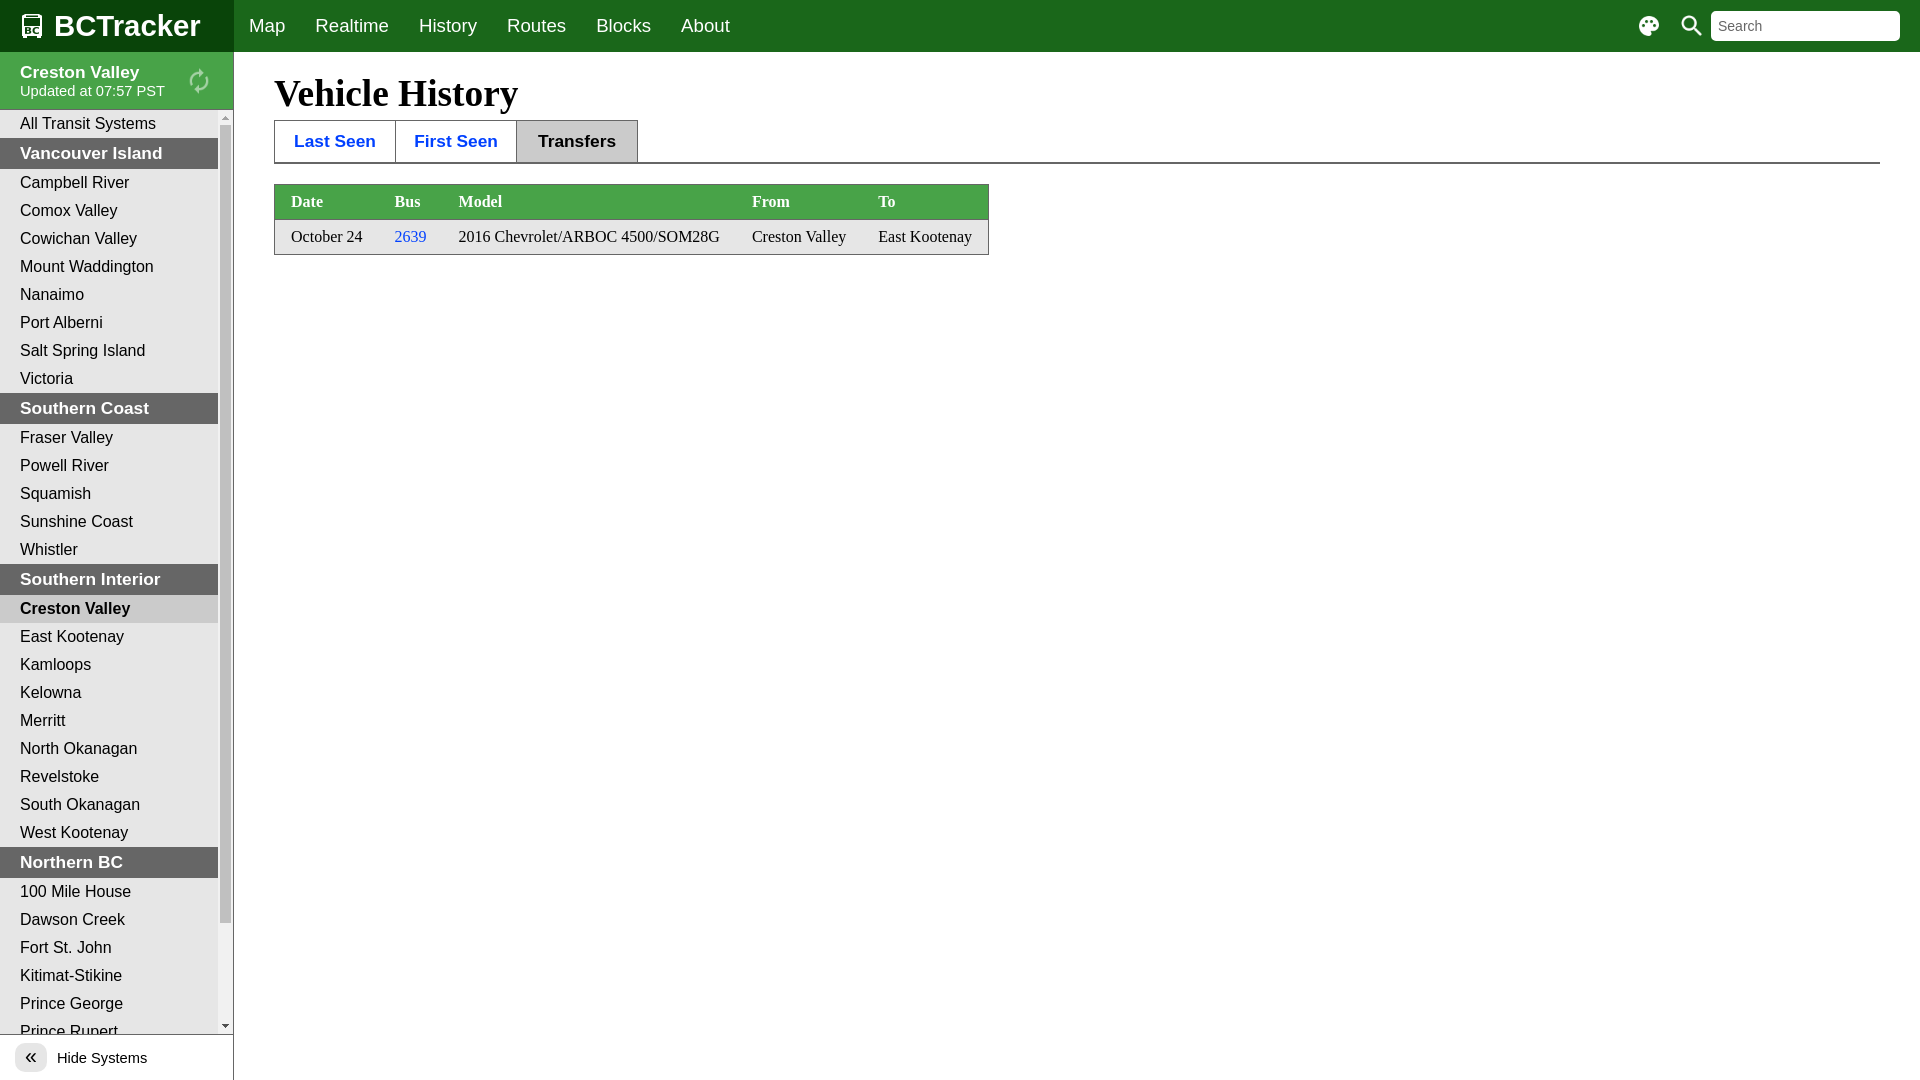 This screenshot has height=1080, width=1920. What do you see at coordinates (0, 322) in the screenshot?
I see `'Port Alberni'` at bounding box center [0, 322].